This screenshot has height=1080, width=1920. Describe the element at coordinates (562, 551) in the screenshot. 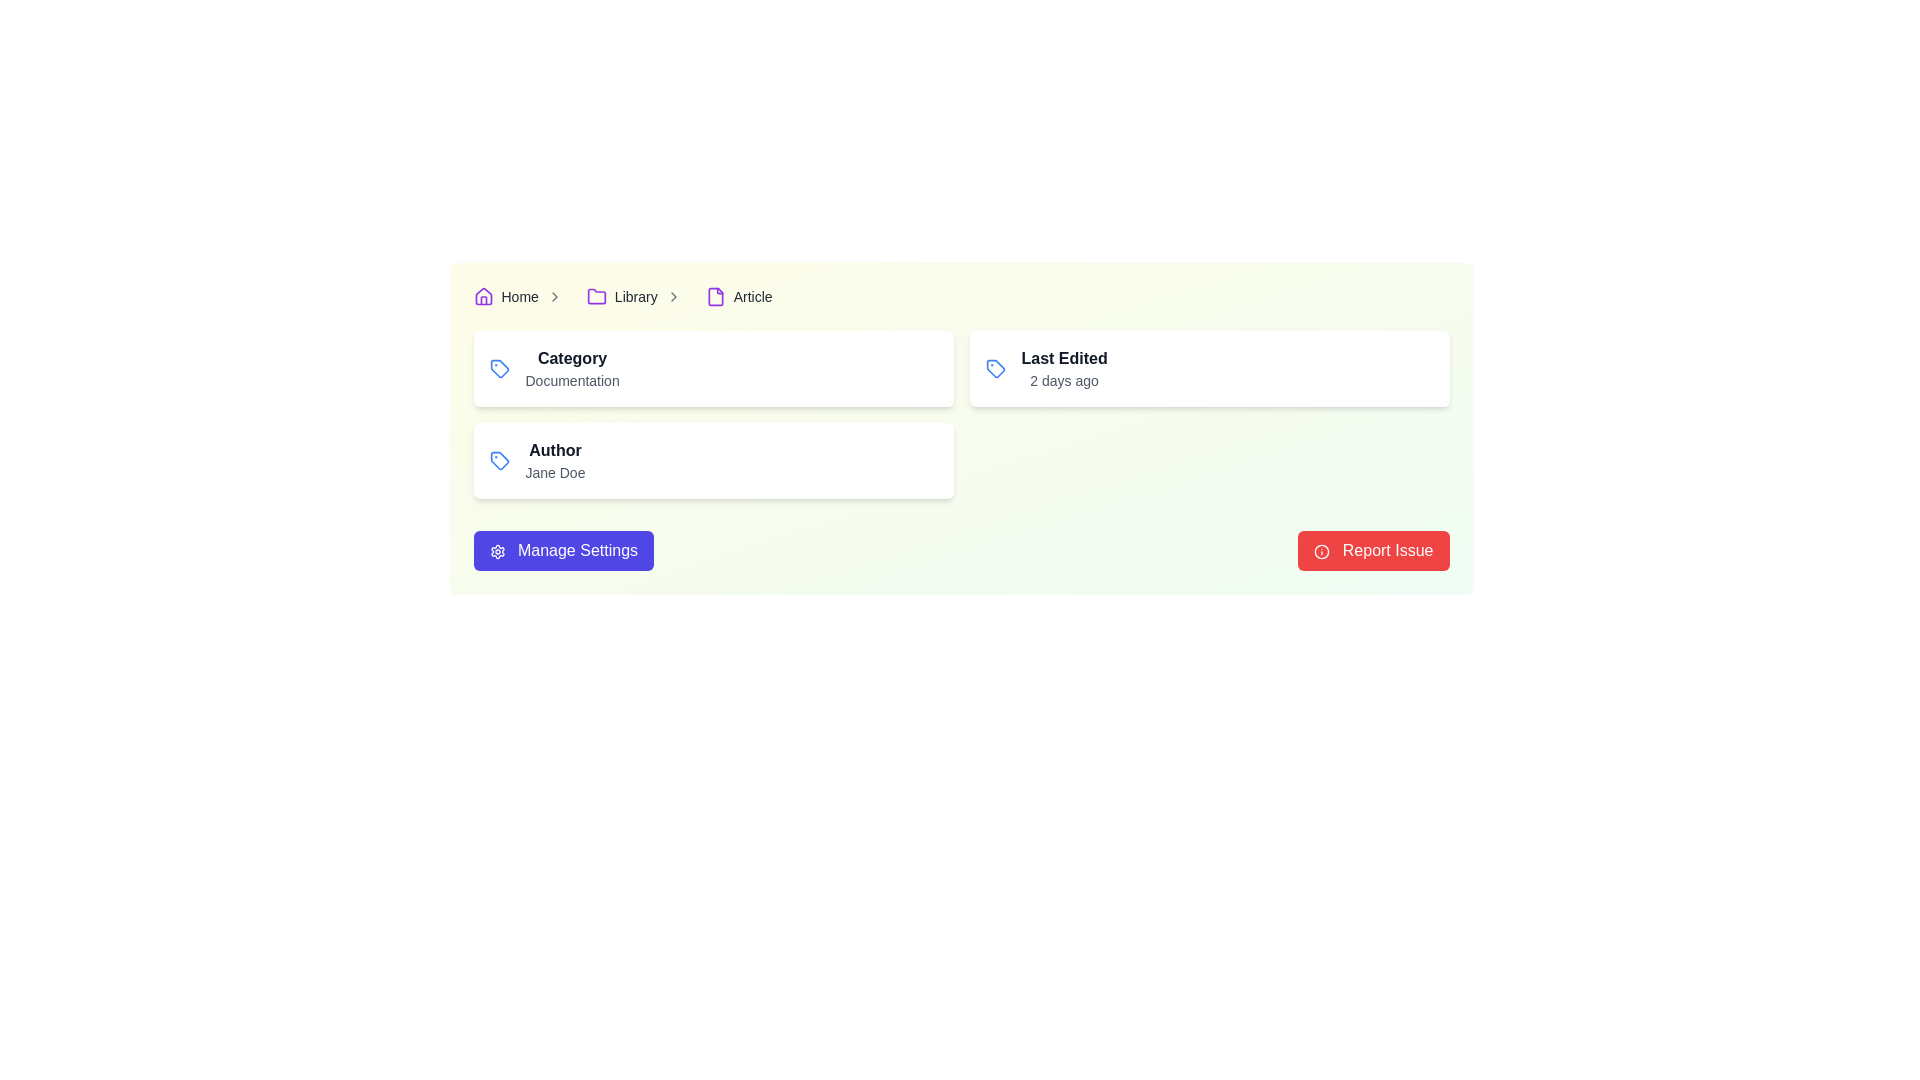

I see `the settings button located in the lower-left side of the panel, indicated by a gear icon` at that location.